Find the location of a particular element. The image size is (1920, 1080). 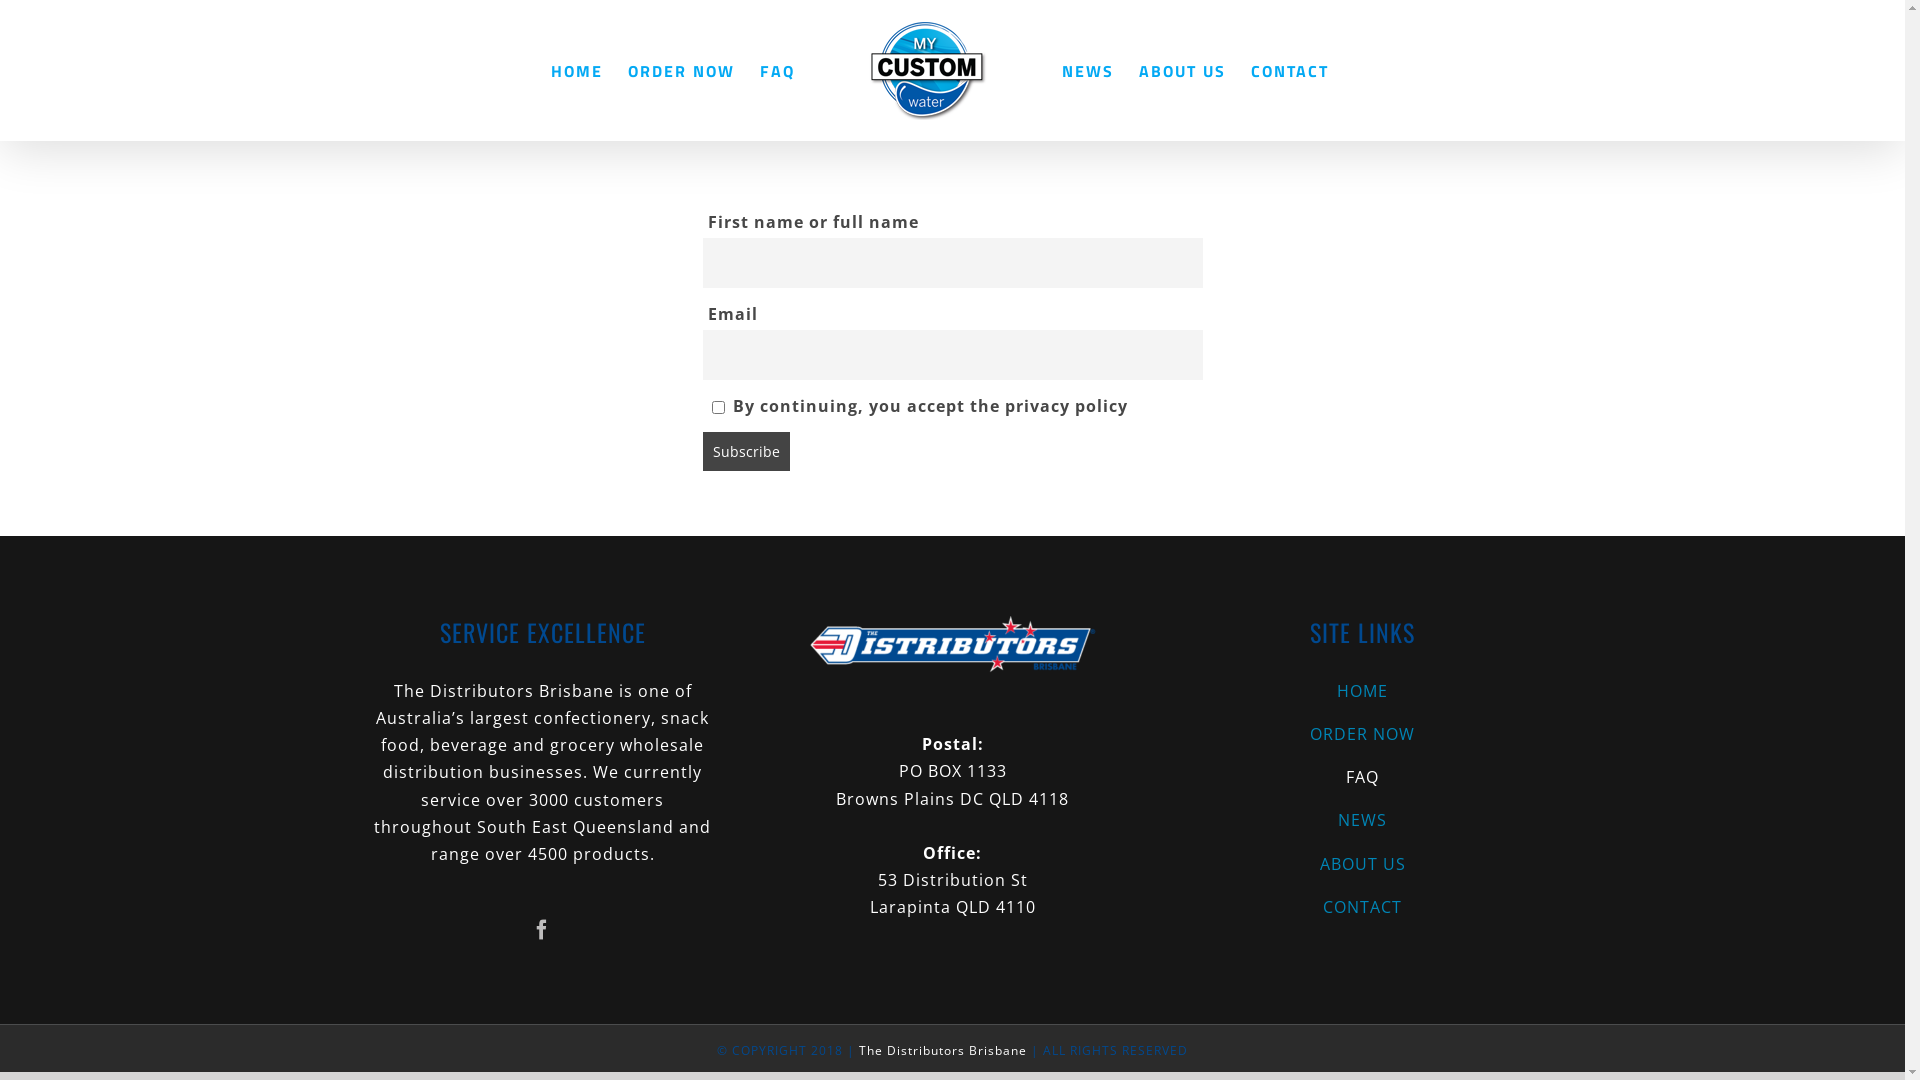

'HOME' is located at coordinates (1361, 690).